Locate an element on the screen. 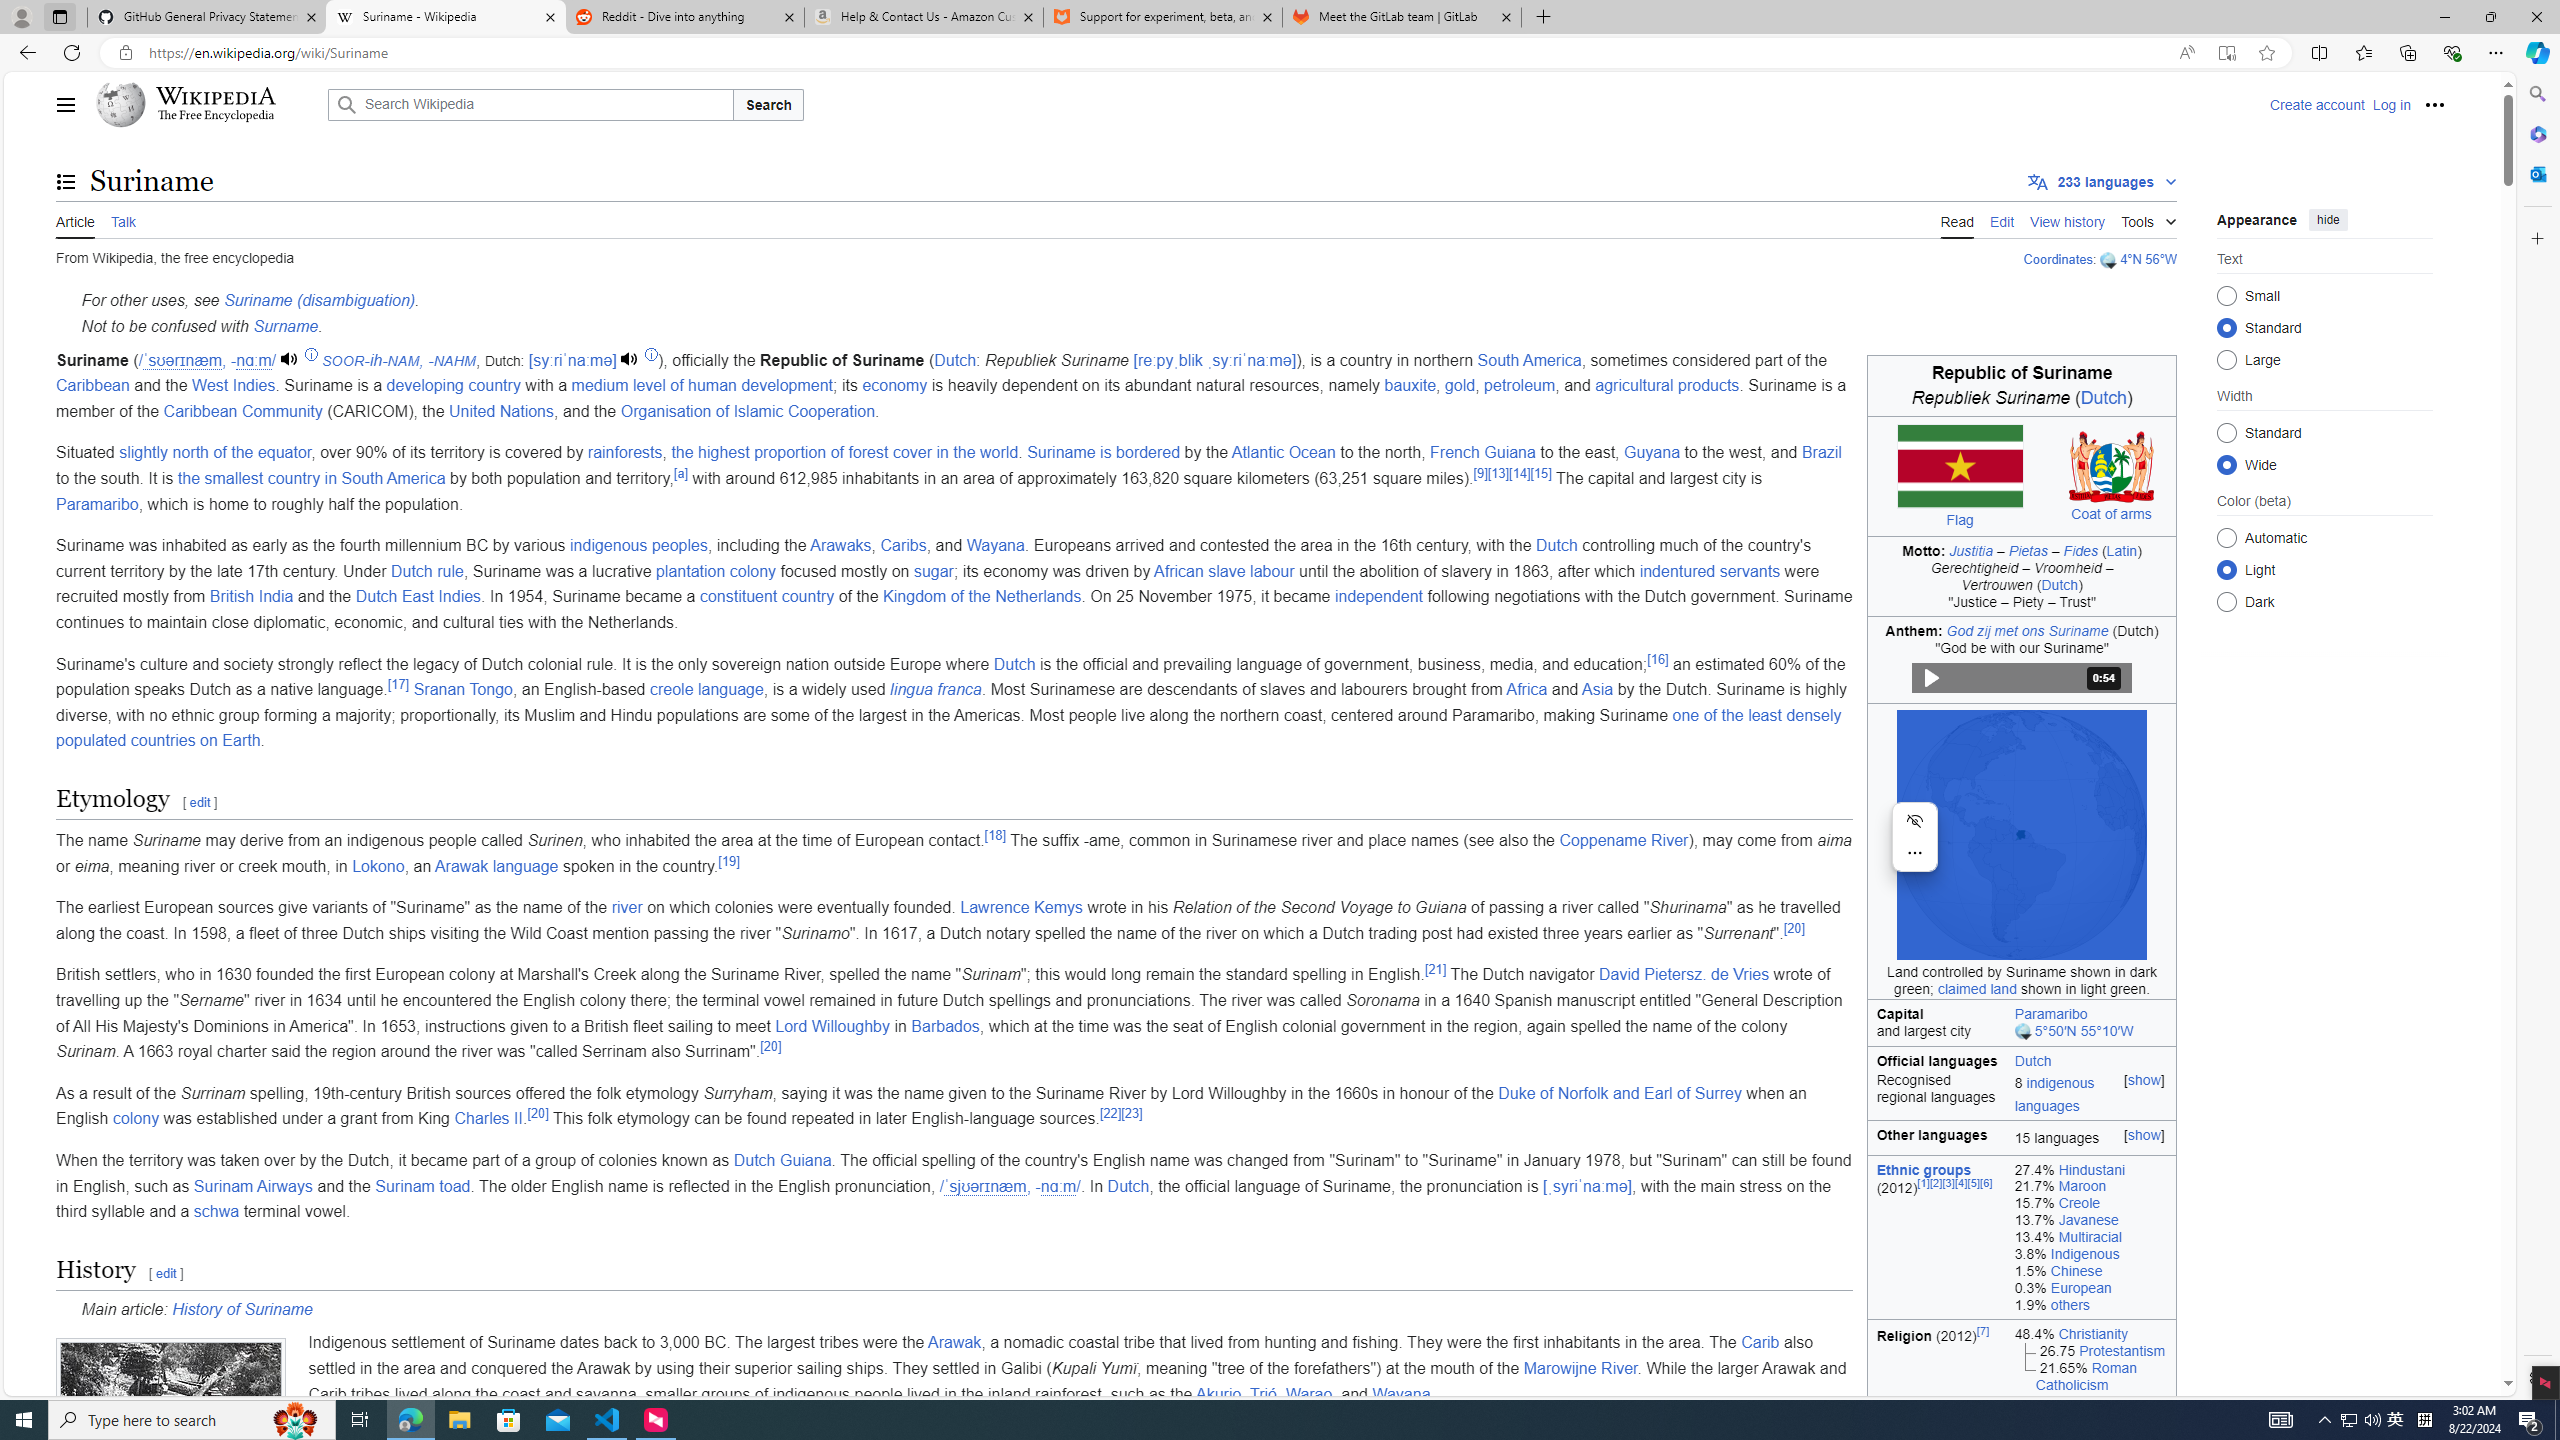  '[21]' is located at coordinates (1434, 968).